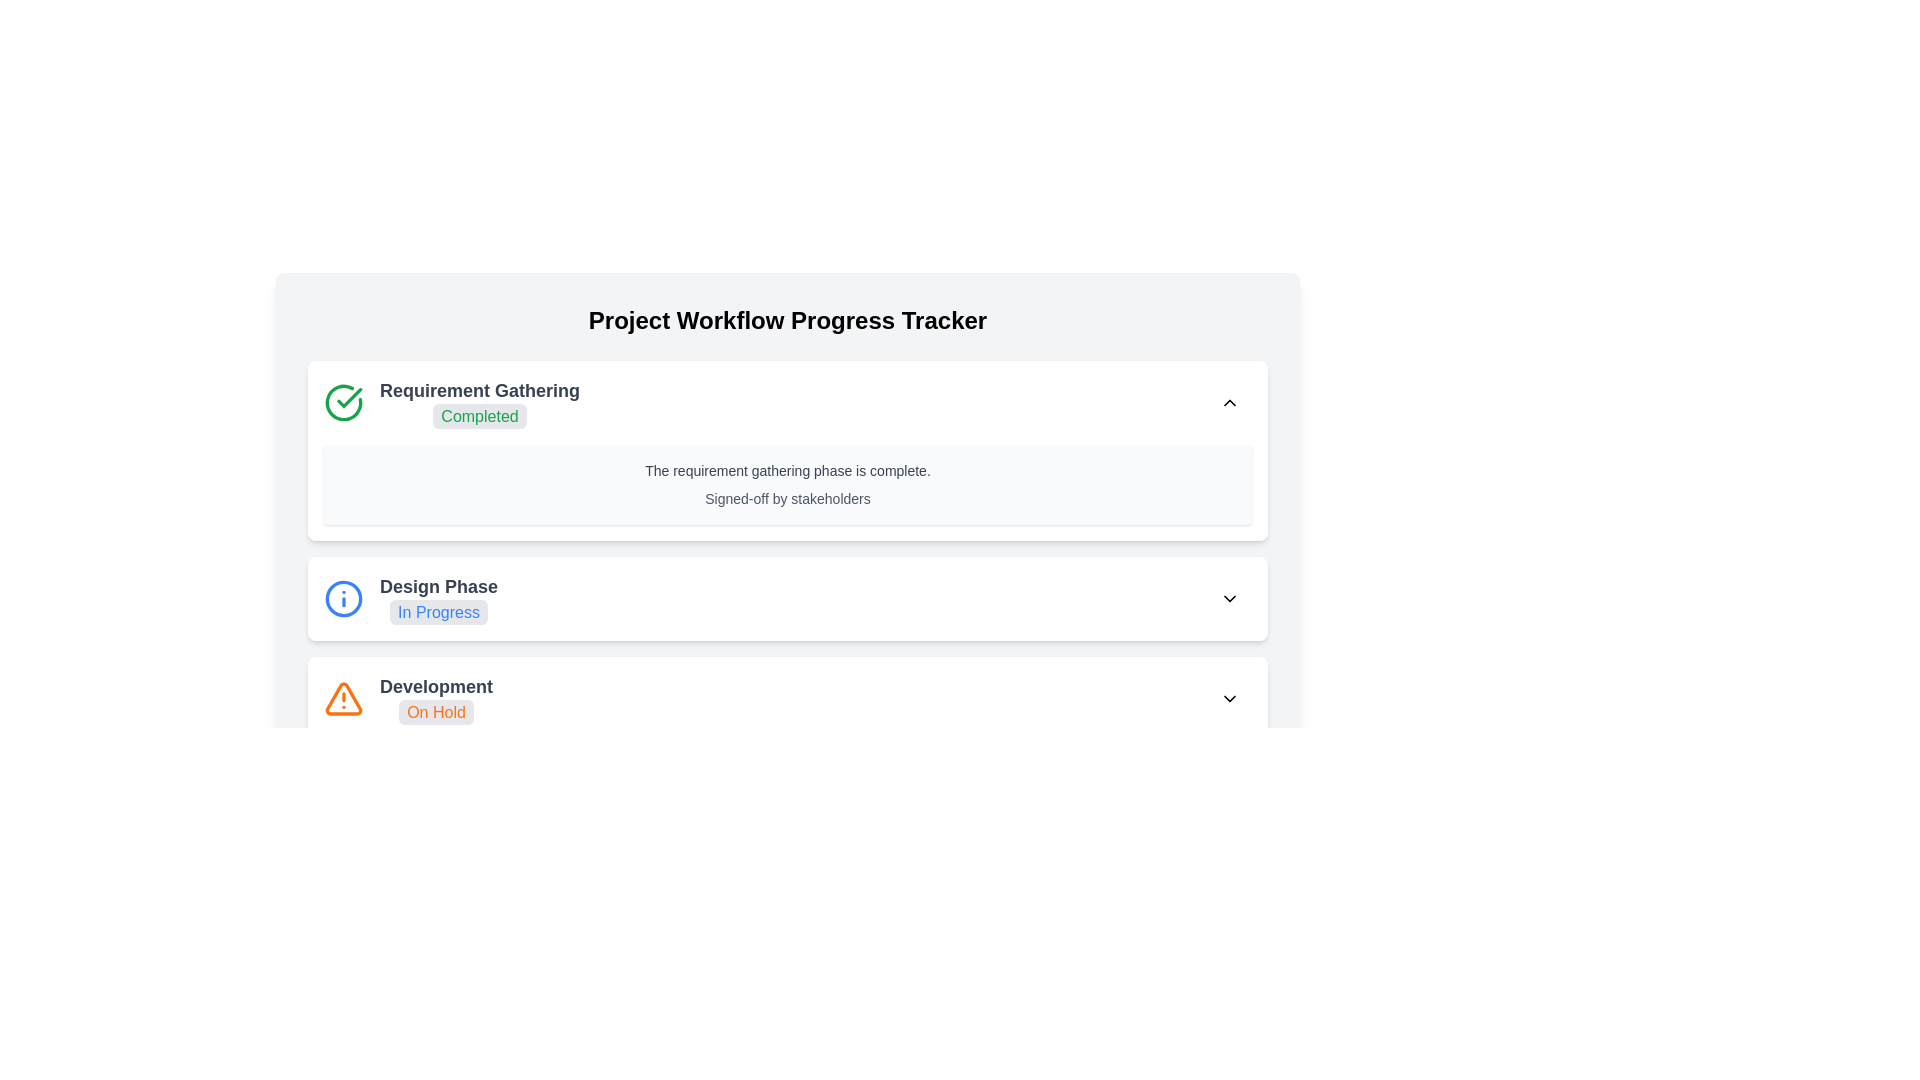 This screenshot has width=1920, height=1080. What do you see at coordinates (435, 711) in the screenshot?
I see `the Status Badge located below the 'Development' label, indicating that the associated task is on hold` at bounding box center [435, 711].